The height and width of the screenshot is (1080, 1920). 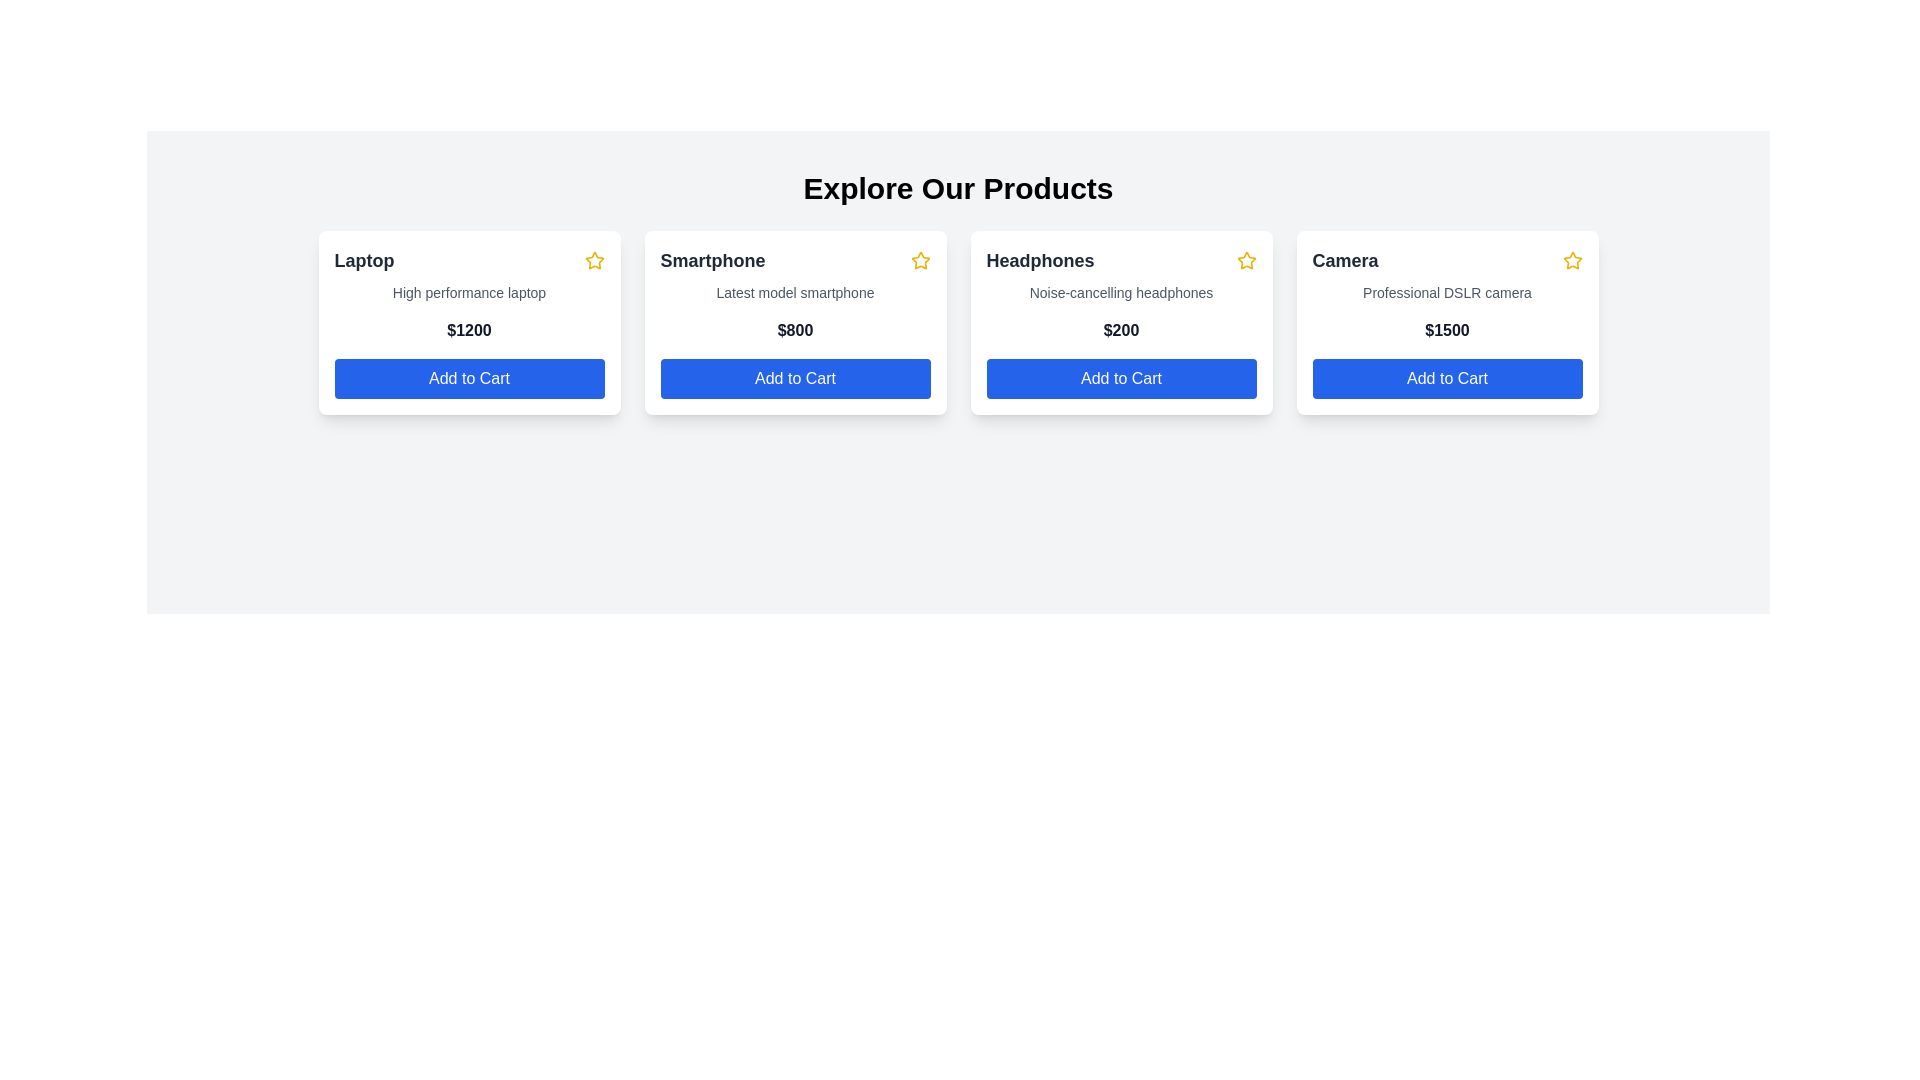 What do you see at coordinates (1040, 260) in the screenshot?
I see `the Text label that serves as the title for the product 'Headphones', which is located at the top of the product card` at bounding box center [1040, 260].